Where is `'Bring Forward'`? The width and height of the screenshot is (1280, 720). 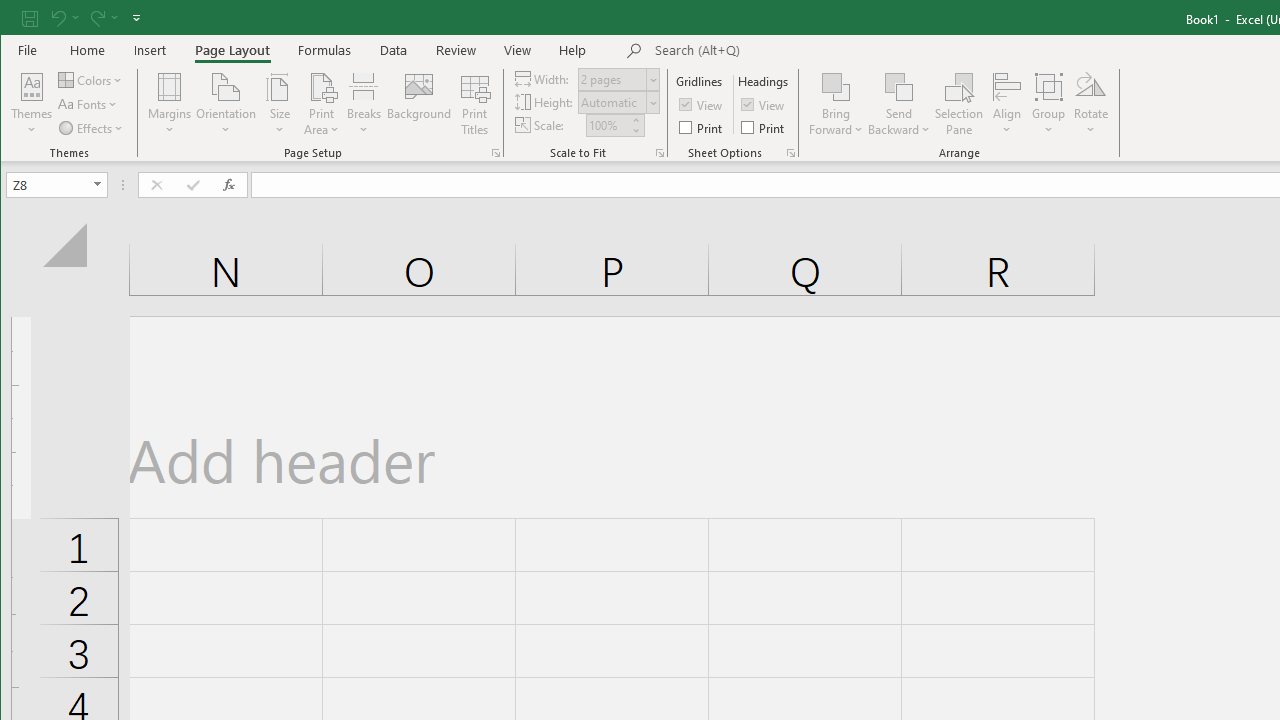
'Bring Forward' is located at coordinates (836, 104).